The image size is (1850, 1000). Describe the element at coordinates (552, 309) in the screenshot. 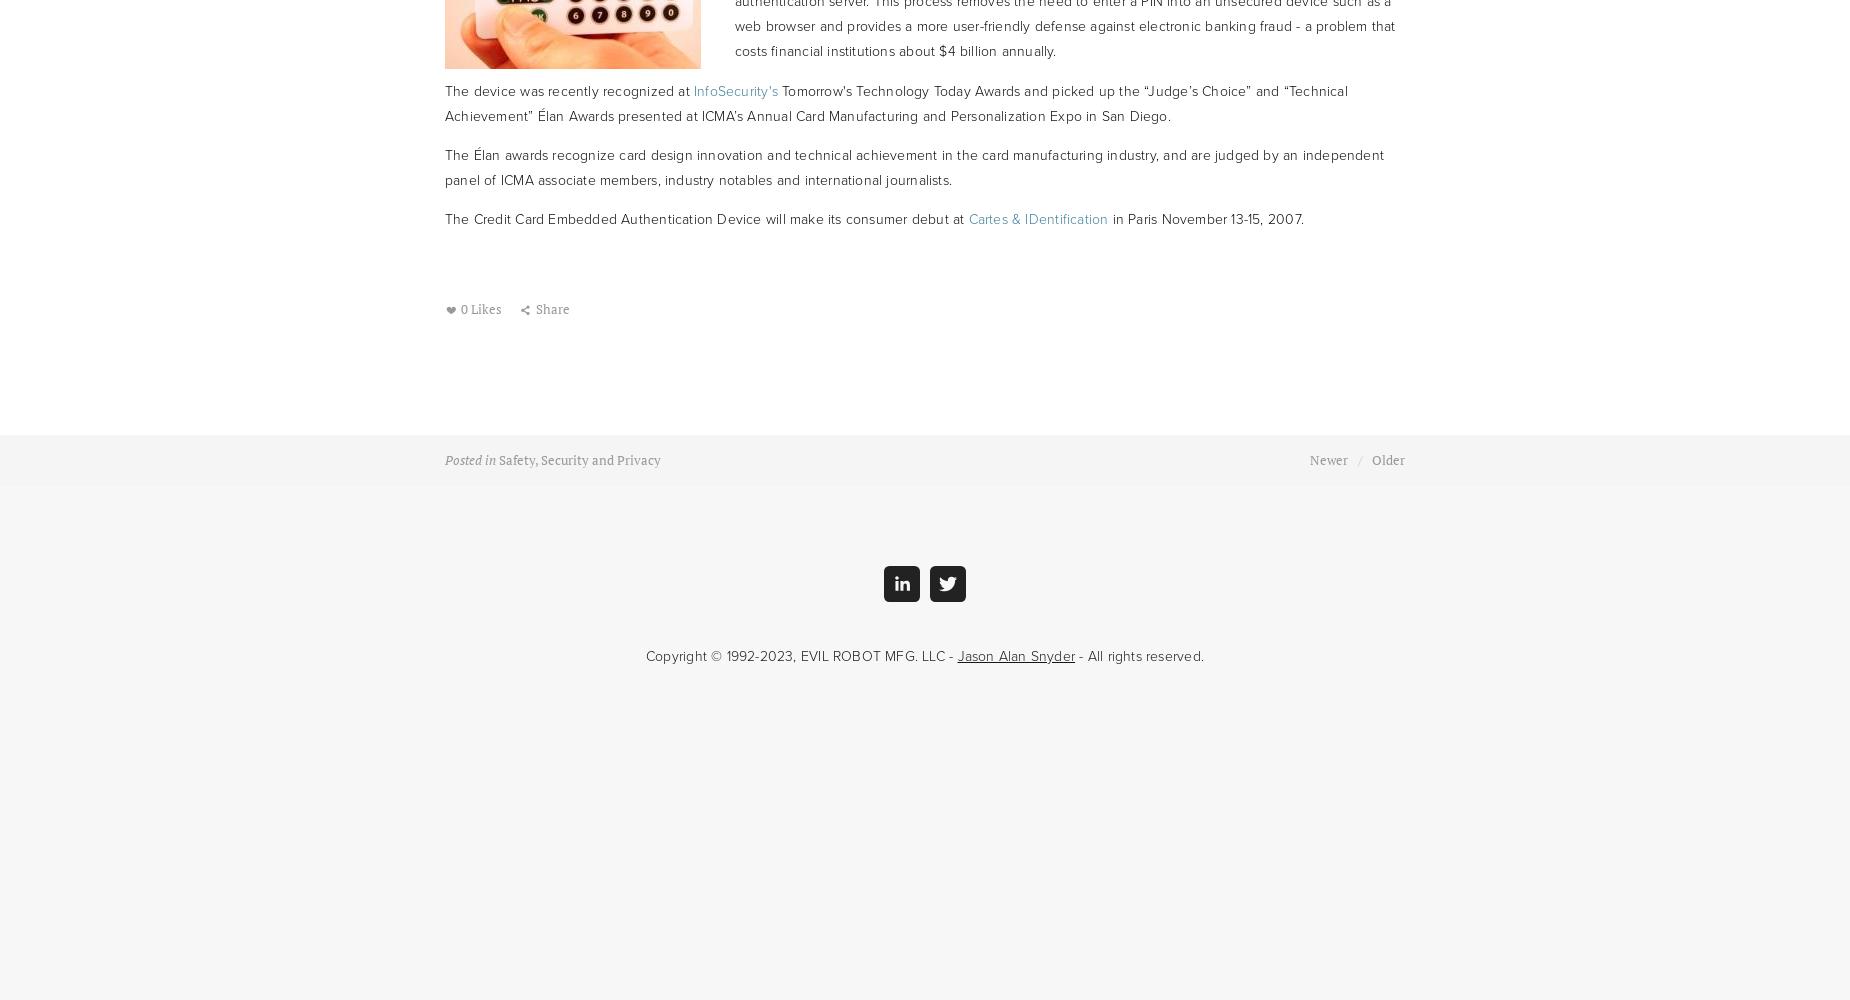

I see `'Share'` at that location.